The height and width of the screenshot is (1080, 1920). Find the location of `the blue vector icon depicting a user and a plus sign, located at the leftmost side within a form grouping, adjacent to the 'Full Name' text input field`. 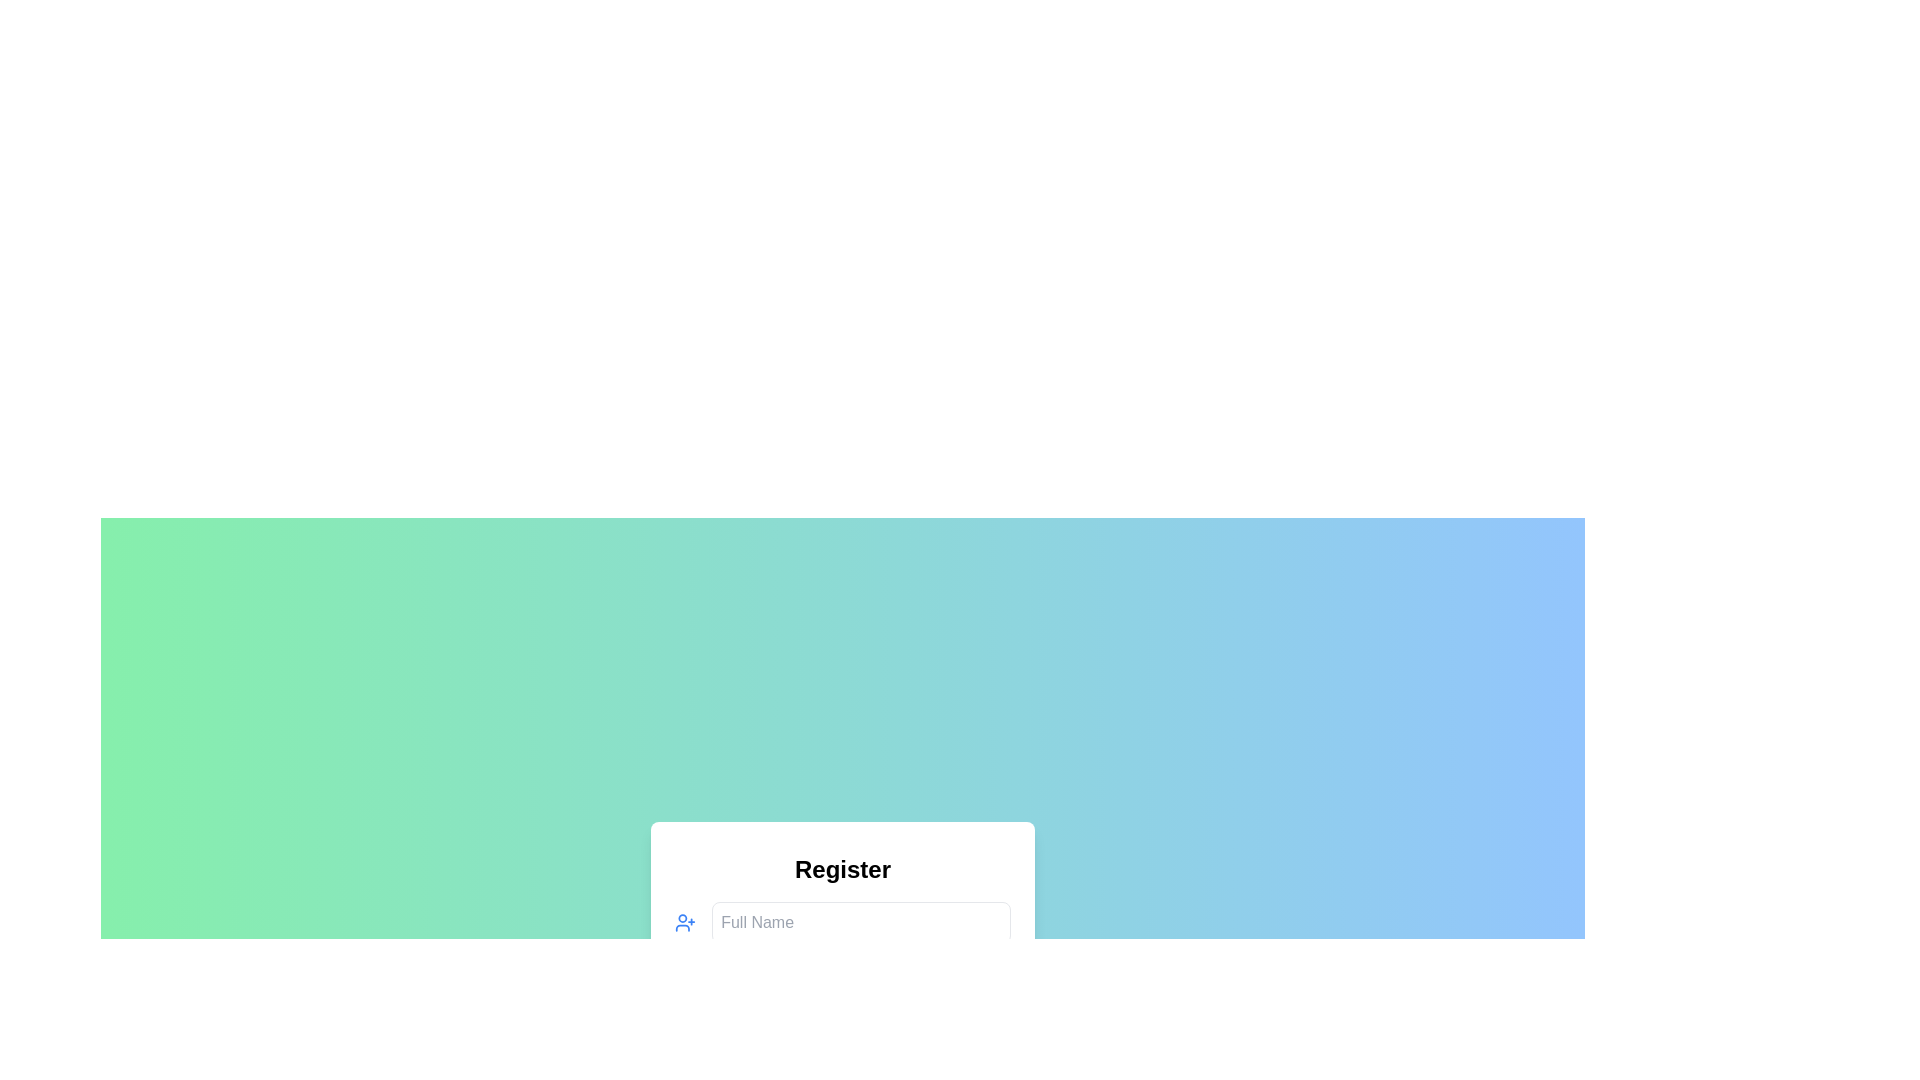

the blue vector icon depicting a user and a plus sign, located at the leftmost side within a form grouping, adjacent to the 'Full Name' text input field is located at coordinates (685, 922).